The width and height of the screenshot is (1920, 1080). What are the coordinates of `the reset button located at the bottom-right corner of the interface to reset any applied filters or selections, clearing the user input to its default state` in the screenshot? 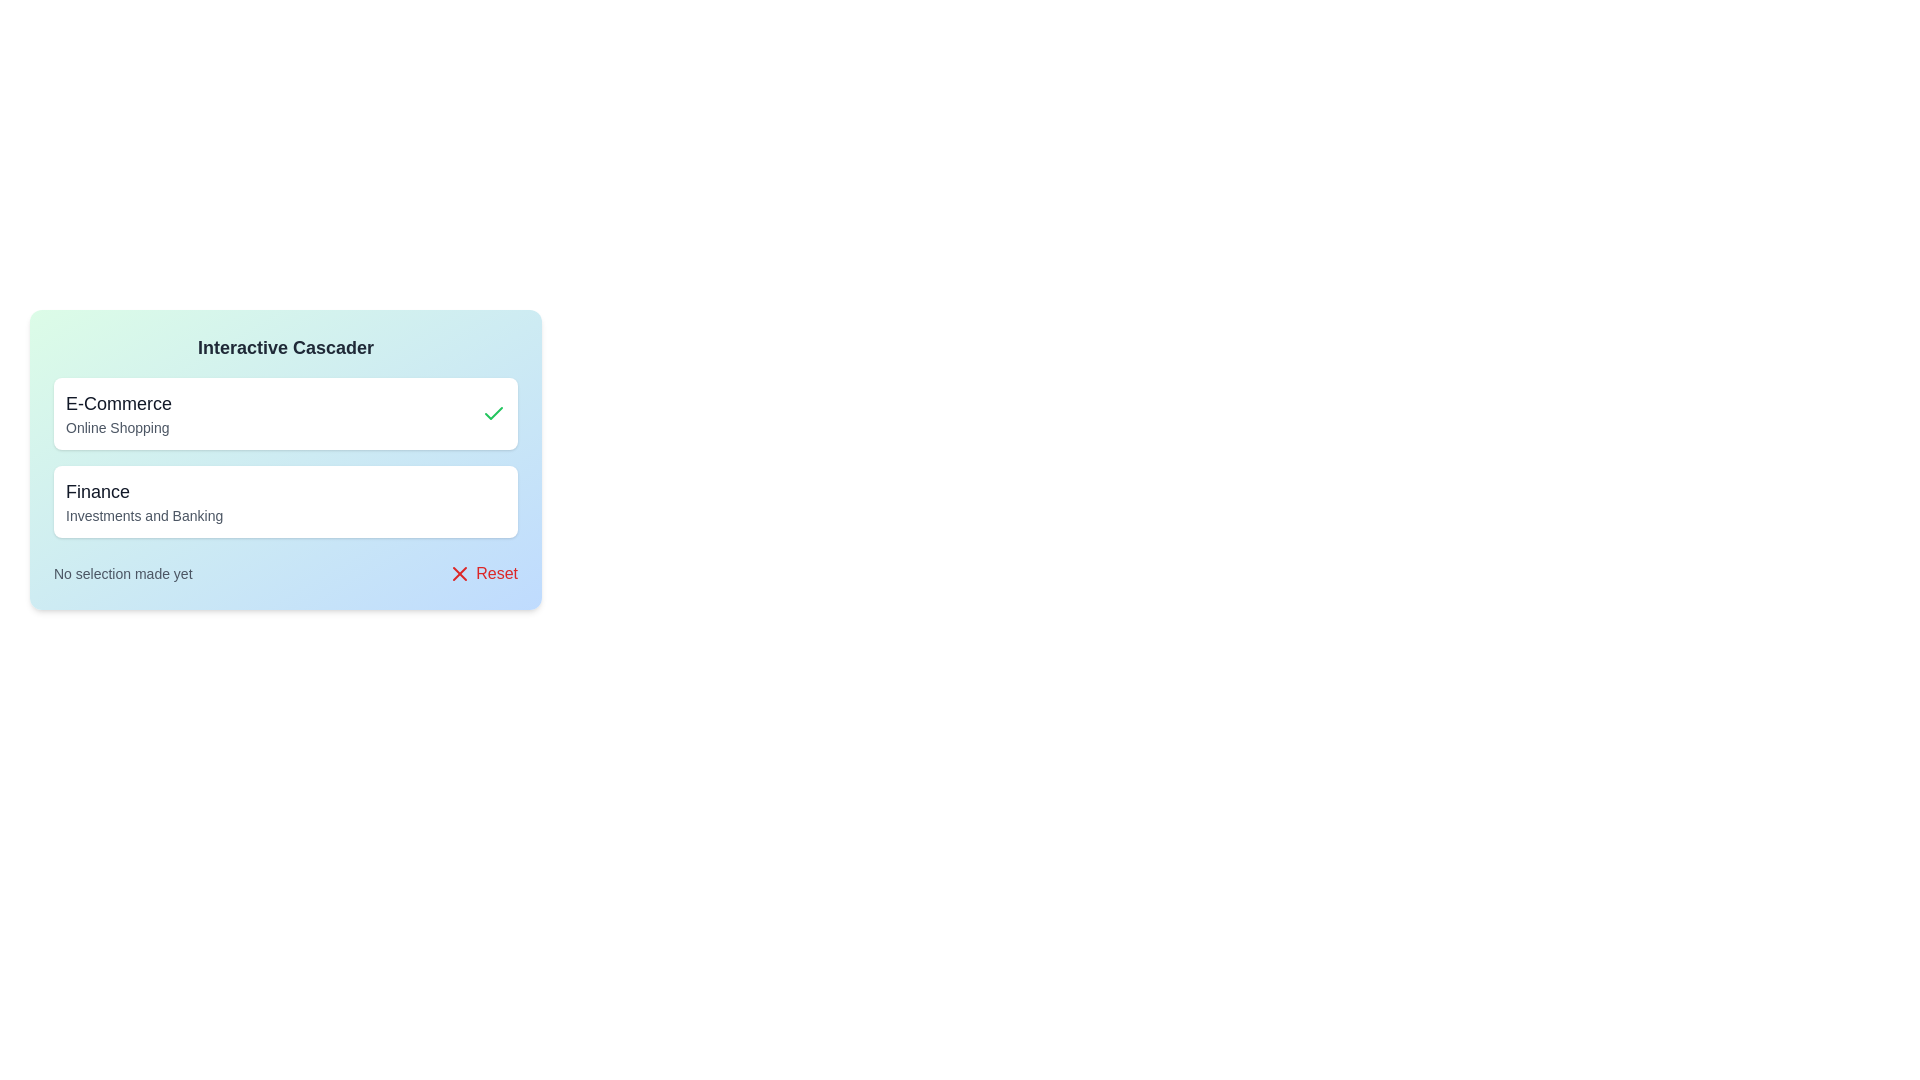 It's located at (483, 574).